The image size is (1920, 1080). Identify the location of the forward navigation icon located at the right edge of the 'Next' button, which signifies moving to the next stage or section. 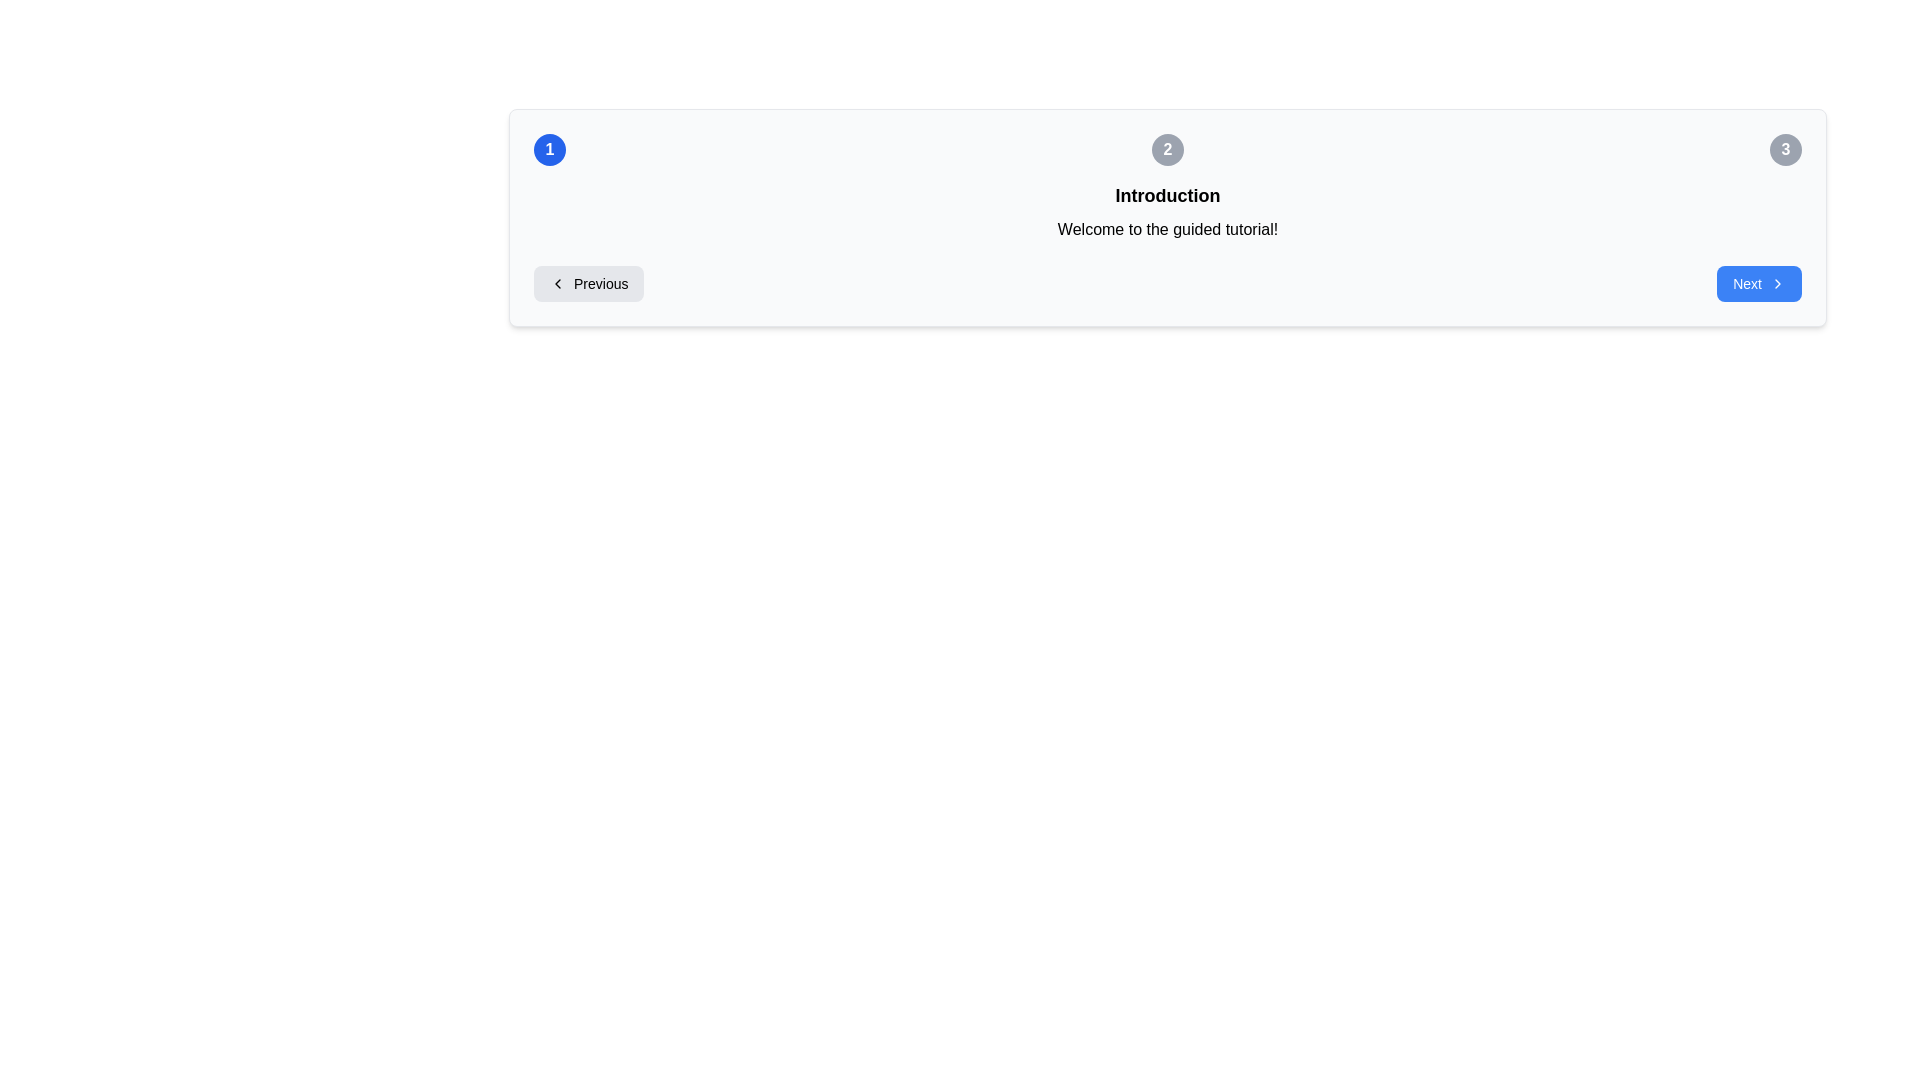
(1777, 284).